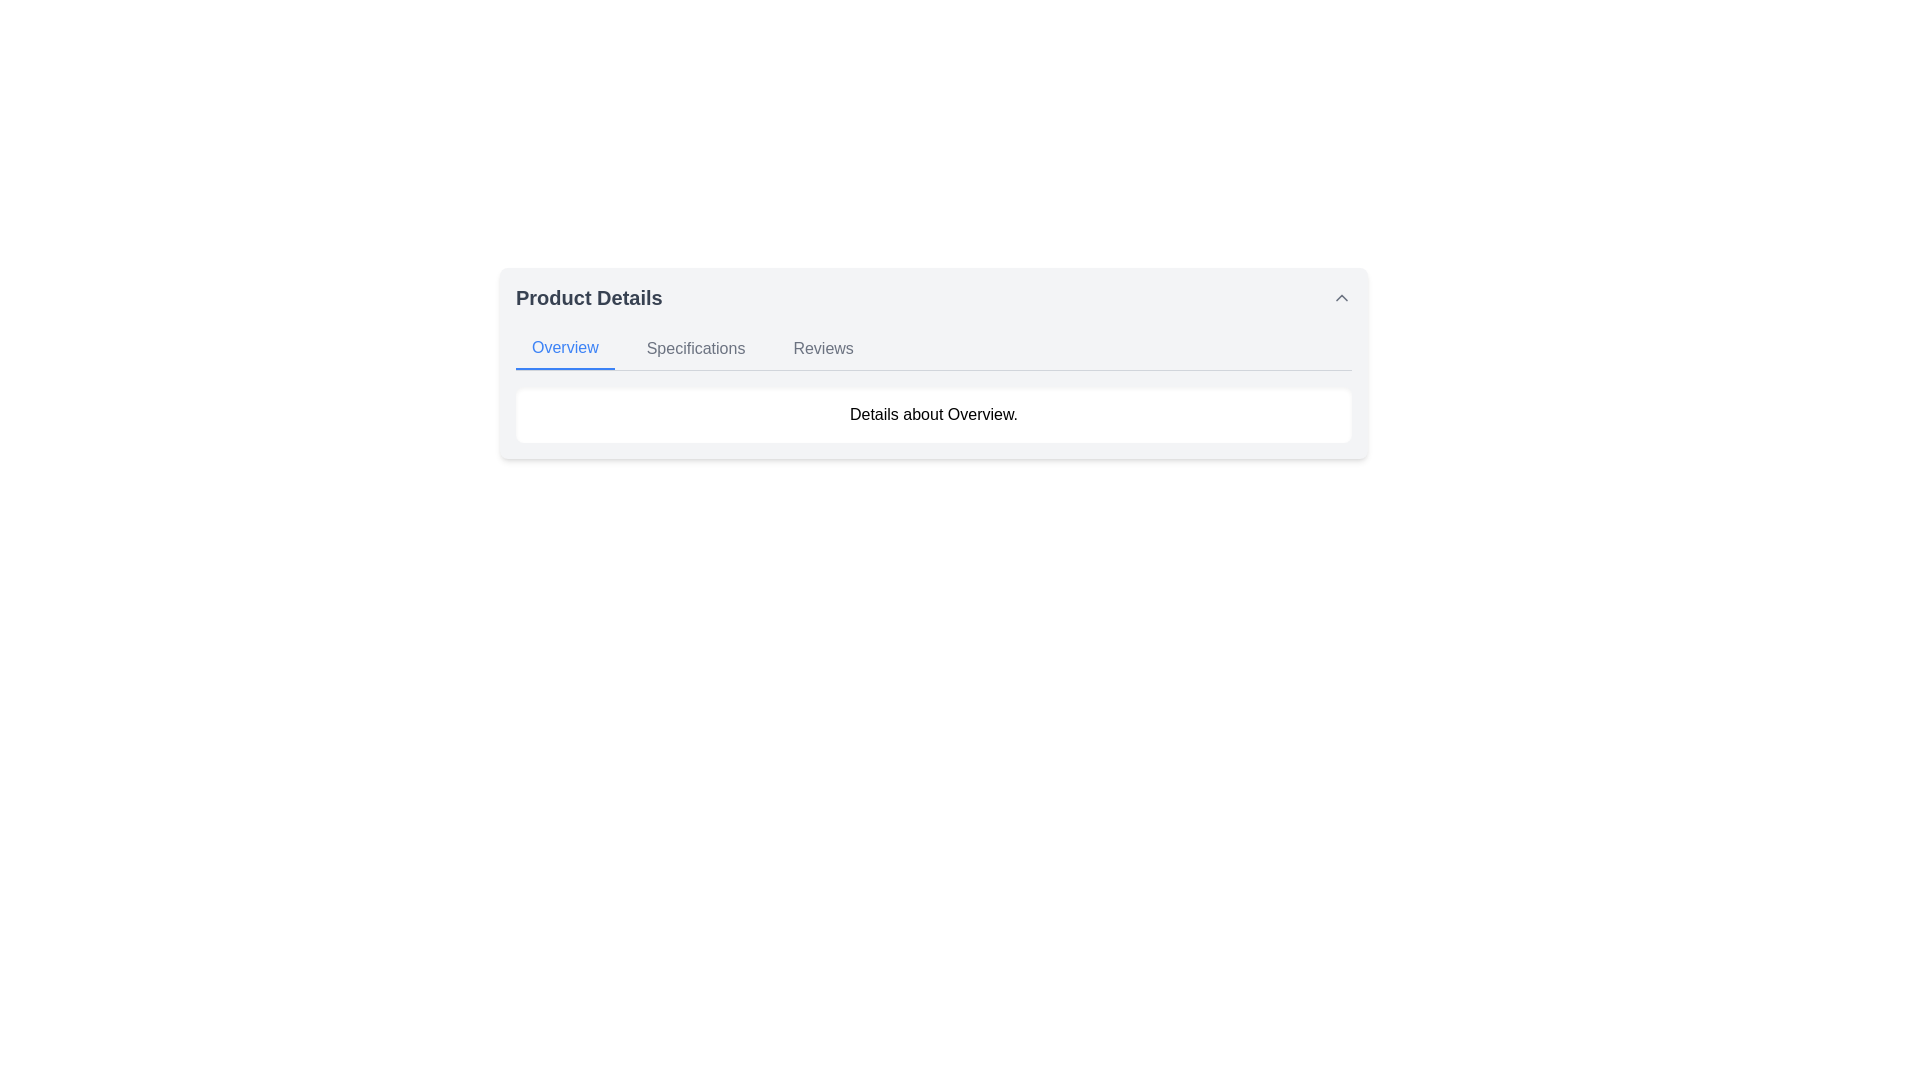 The width and height of the screenshot is (1920, 1080). I want to click on the 'Specifications' navigation tab, so click(696, 347).